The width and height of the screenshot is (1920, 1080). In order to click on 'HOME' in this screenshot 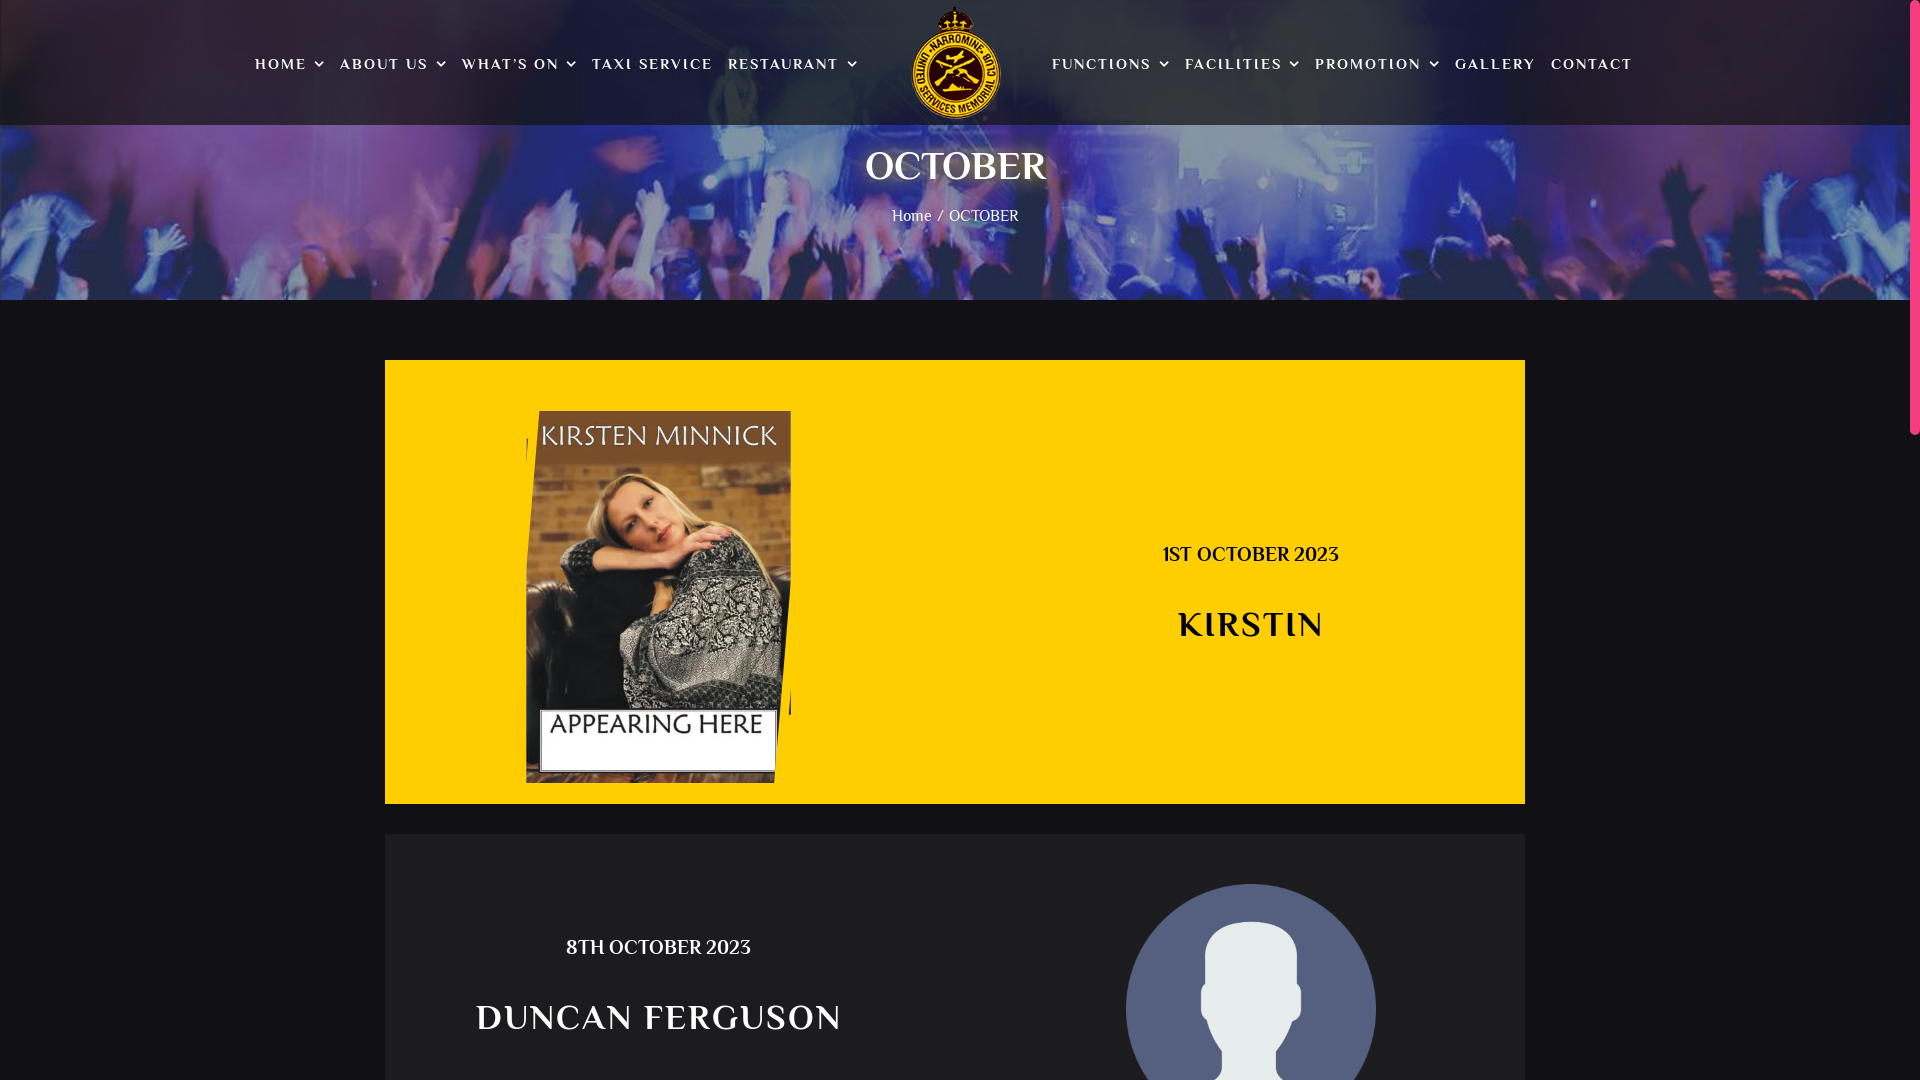, I will do `click(289, 64)`.